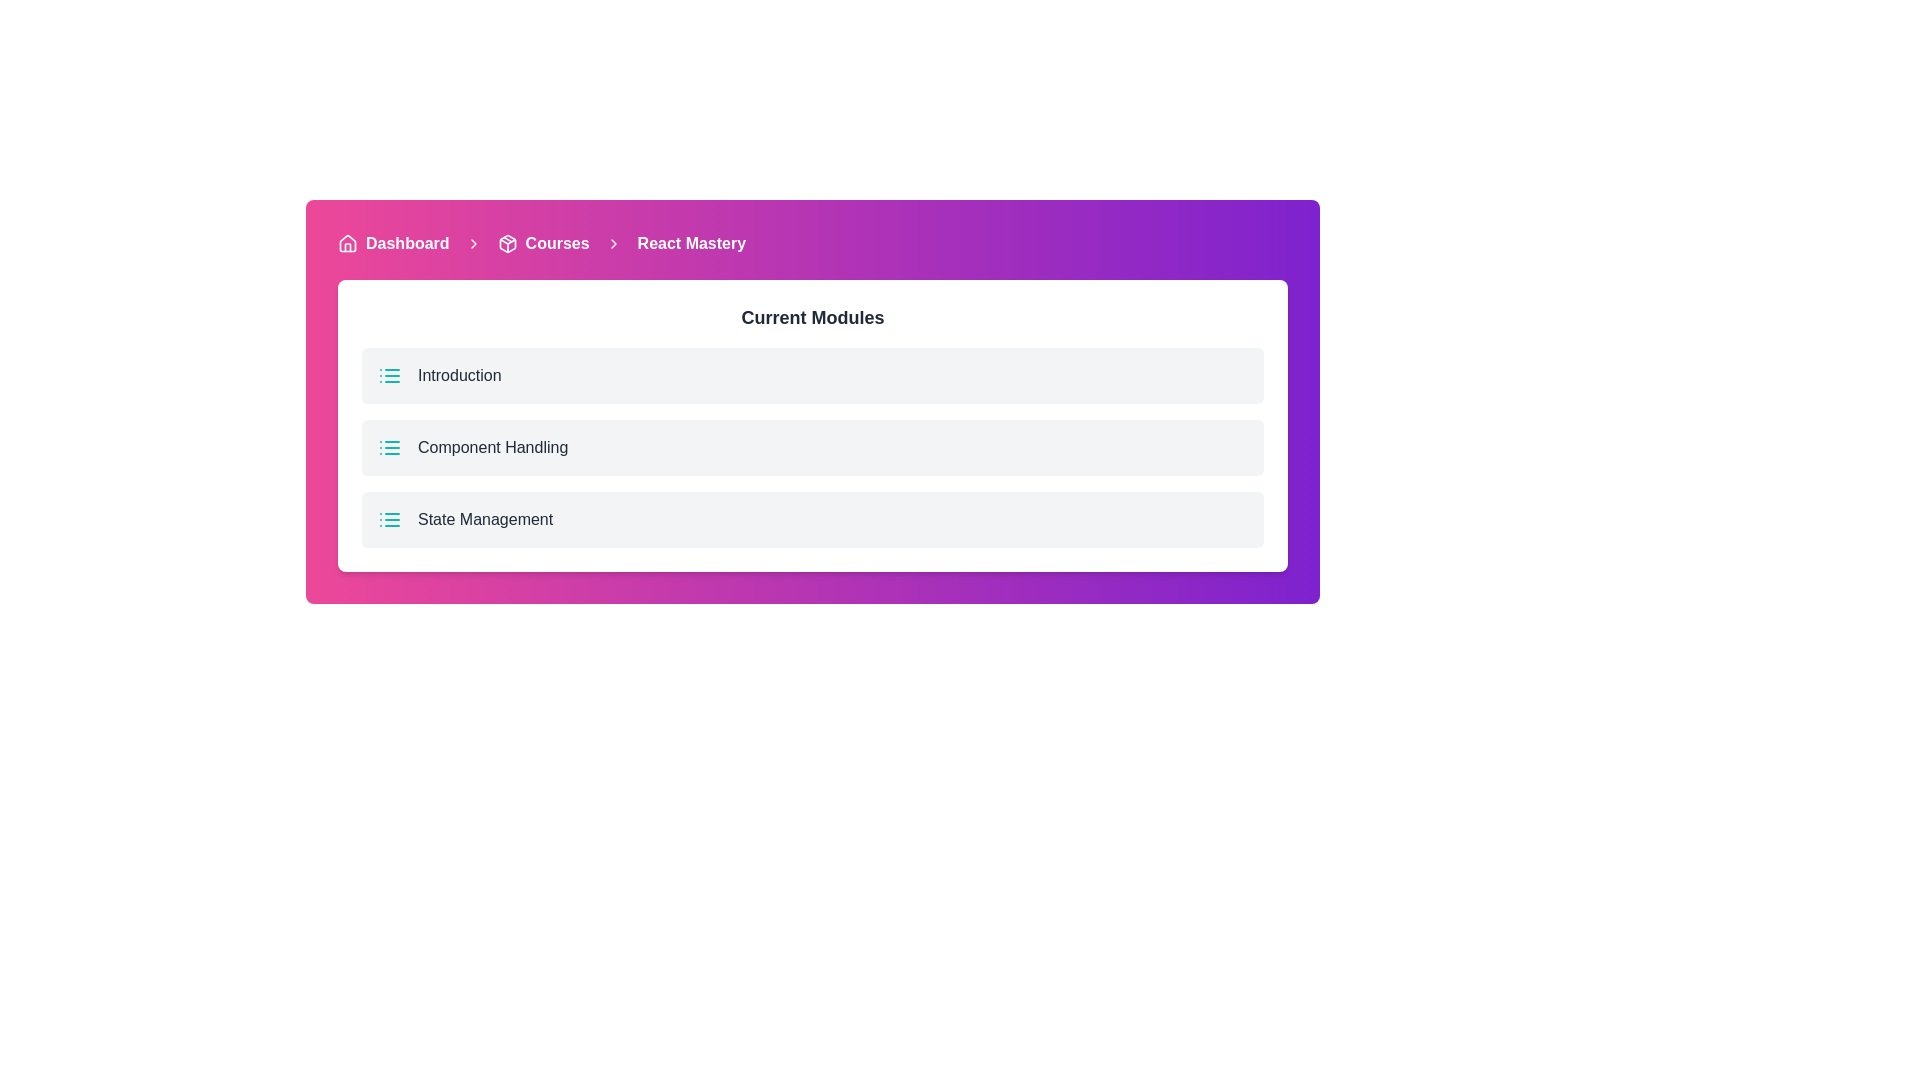 The height and width of the screenshot is (1080, 1920). I want to click on the 'React Mastery' text label, which is a bold-styled label in white font located at the end of a breadcrumb navigation bar with a pink and purple gradient background, so click(691, 242).